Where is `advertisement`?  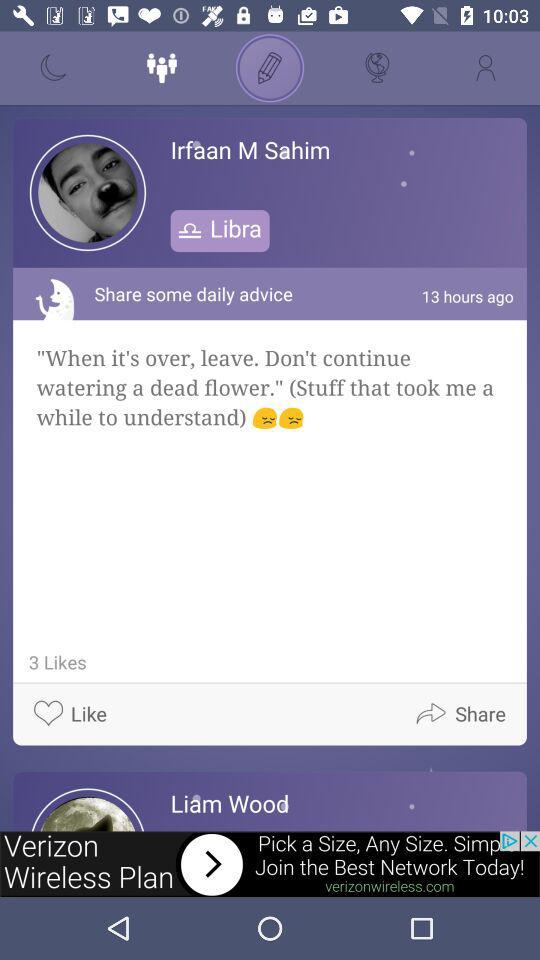
advertisement is located at coordinates (270, 863).